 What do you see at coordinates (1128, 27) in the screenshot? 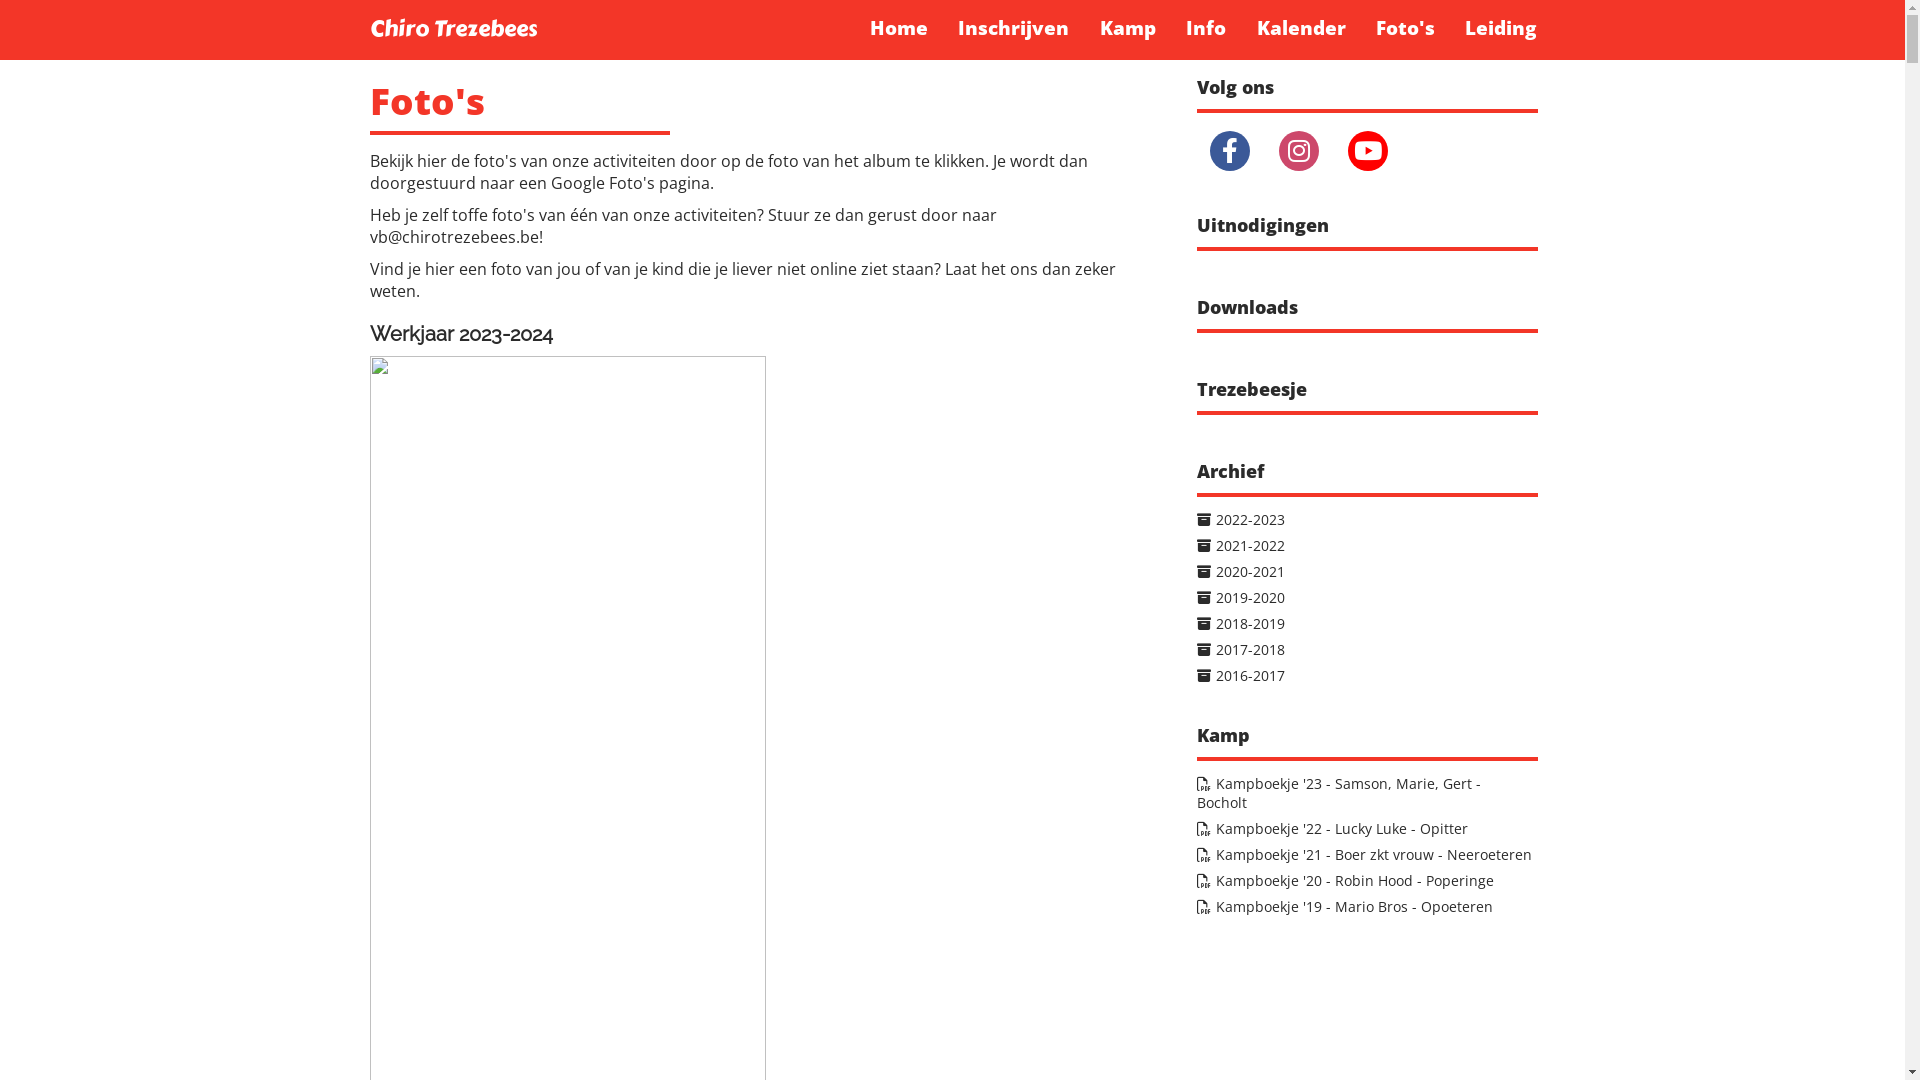
I see `'Kamp'` at bounding box center [1128, 27].